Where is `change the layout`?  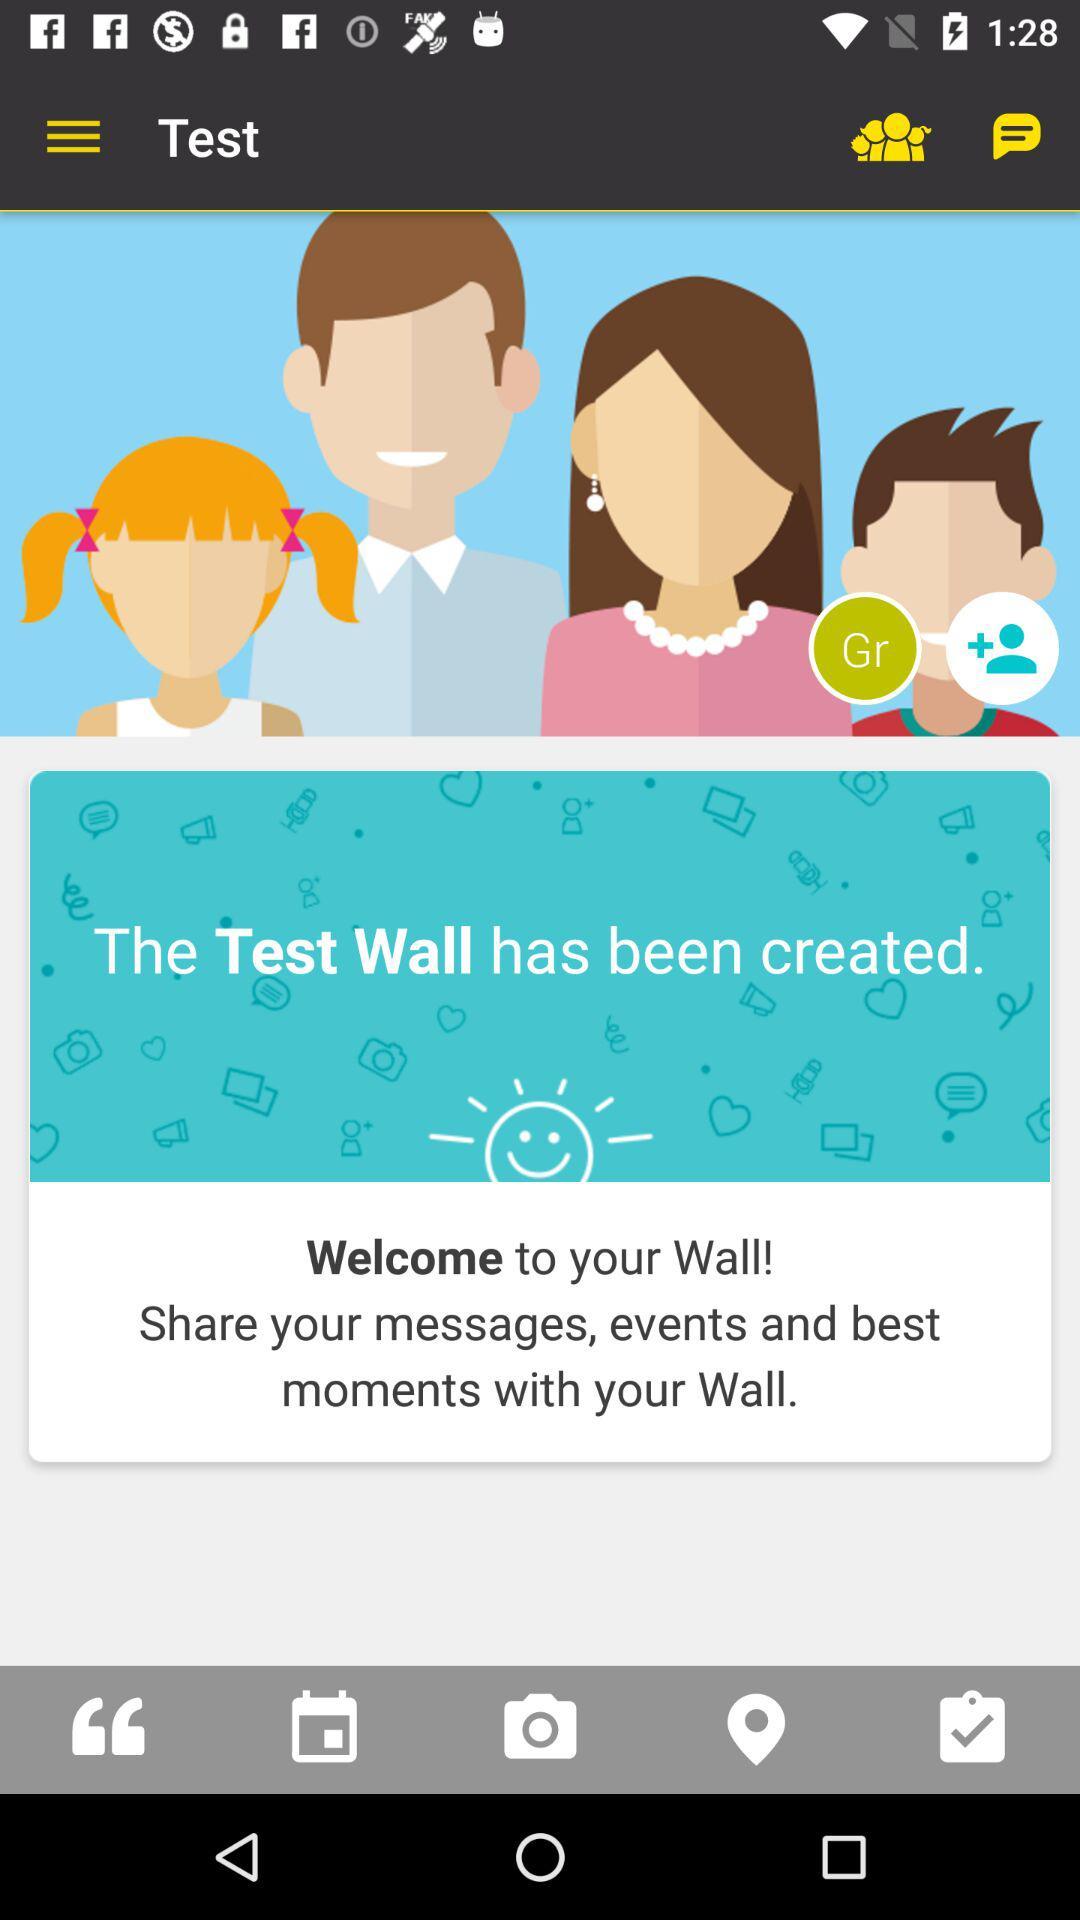
change the layout is located at coordinates (540, 473).